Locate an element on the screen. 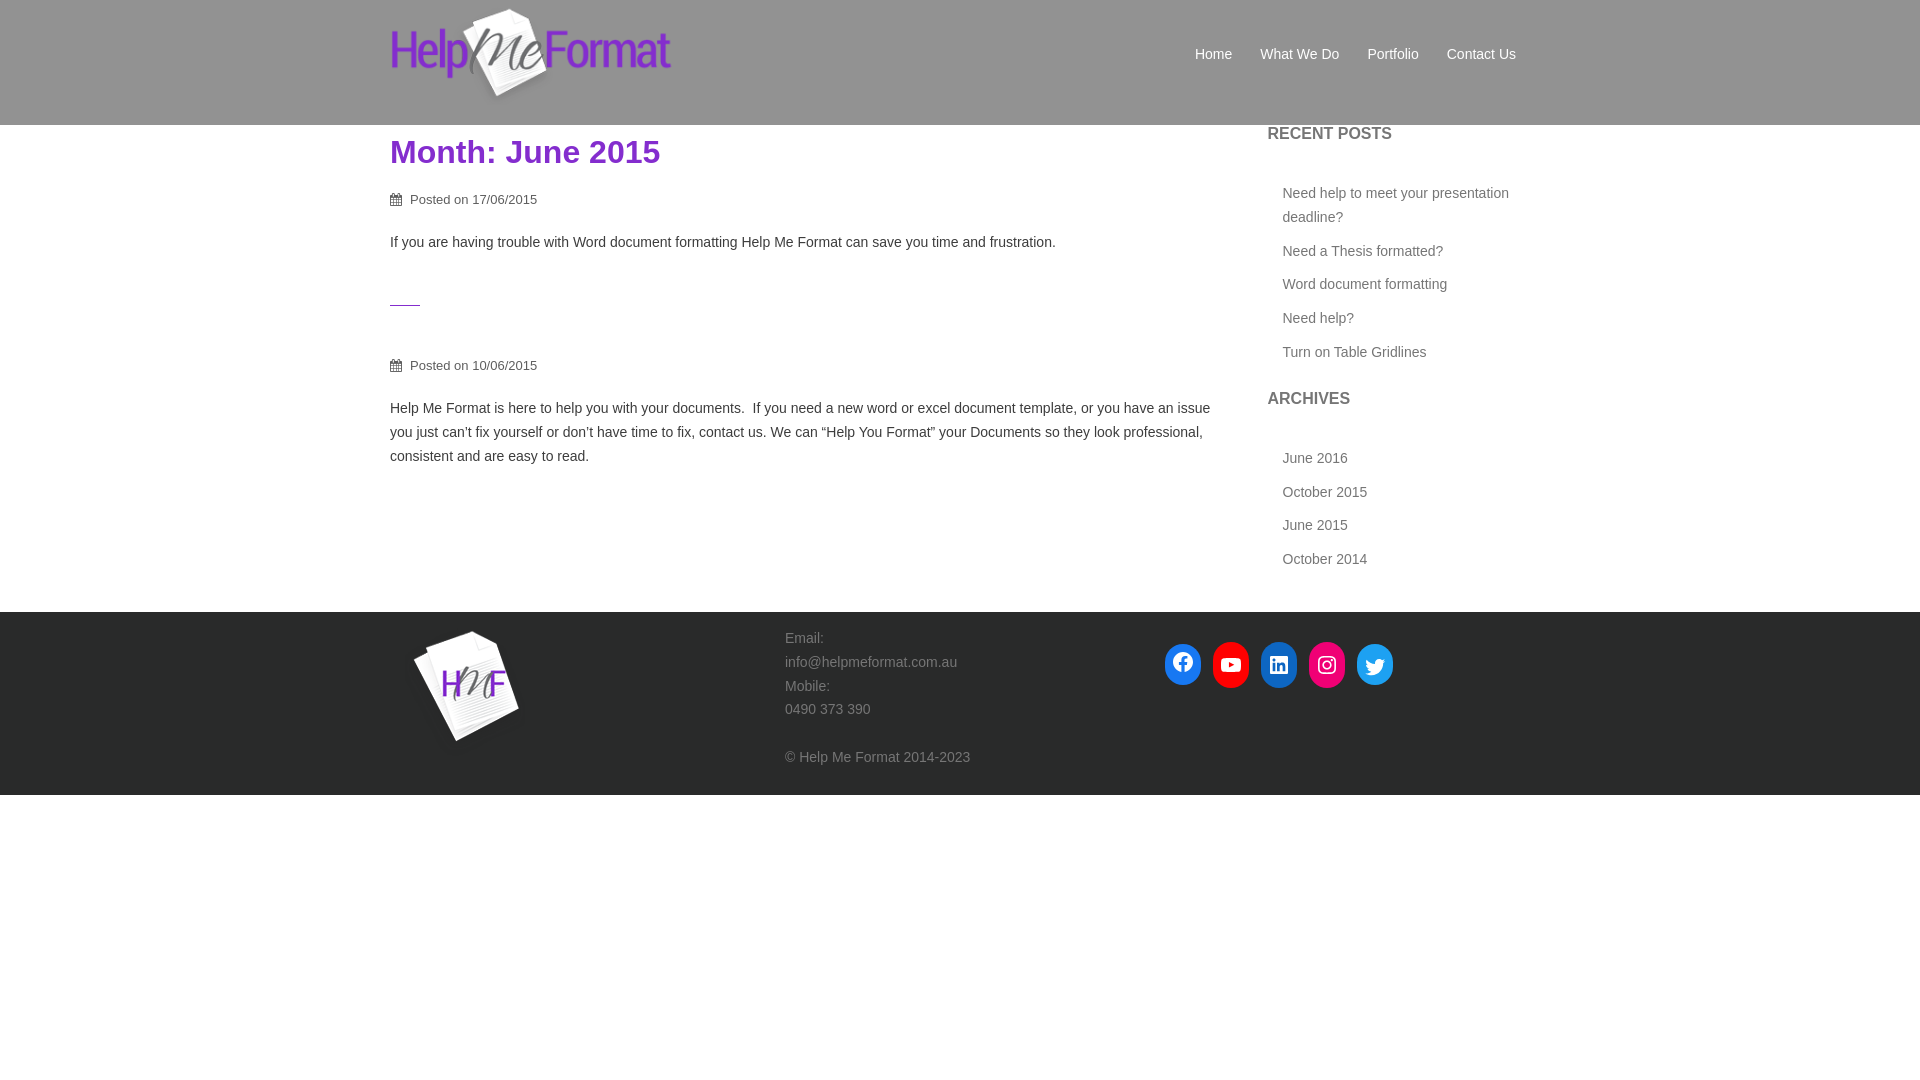 This screenshot has width=1920, height=1080. 'Word document formatting' is located at coordinates (1281, 284).